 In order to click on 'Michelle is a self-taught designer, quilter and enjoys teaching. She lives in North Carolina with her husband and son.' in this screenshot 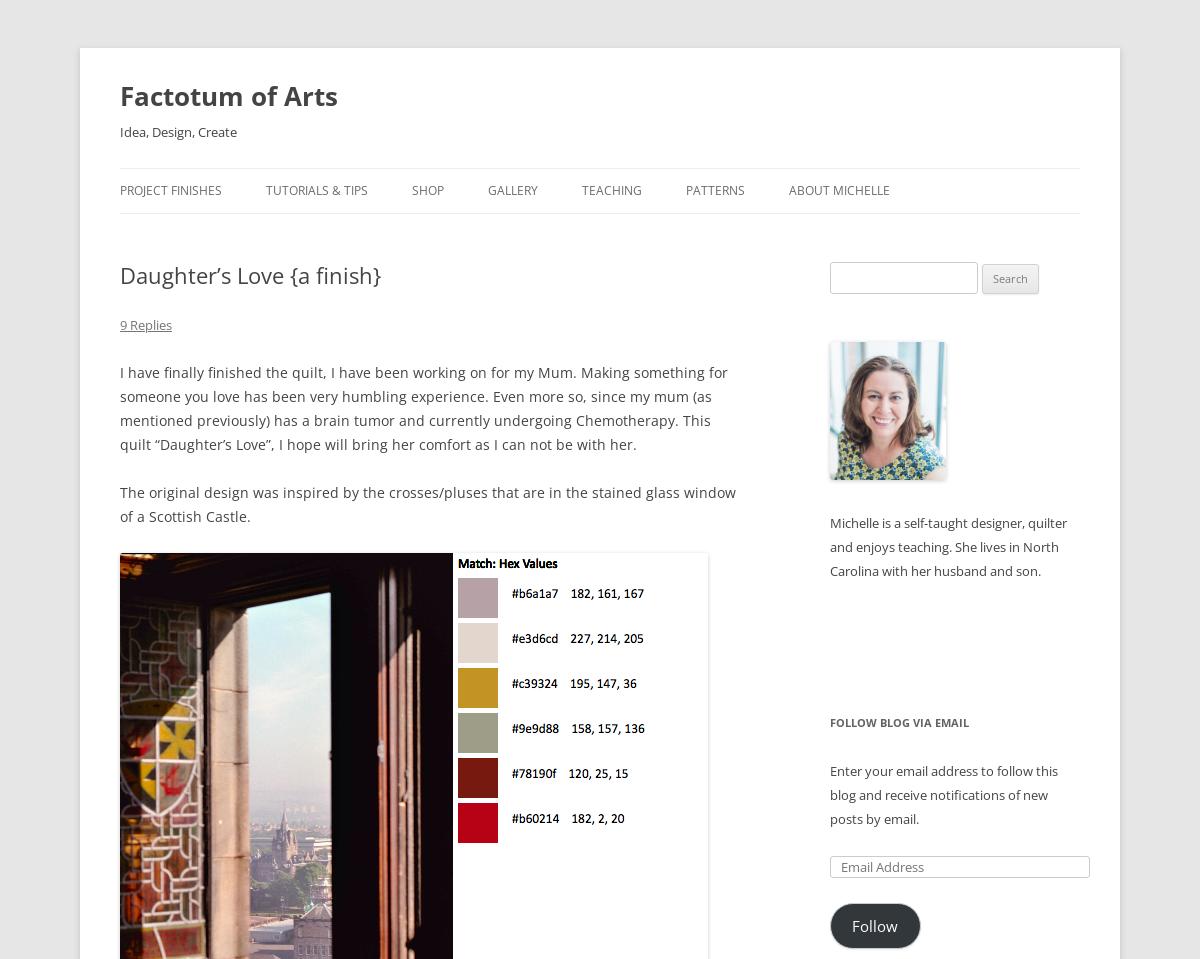, I will do `click(948, 547)`.